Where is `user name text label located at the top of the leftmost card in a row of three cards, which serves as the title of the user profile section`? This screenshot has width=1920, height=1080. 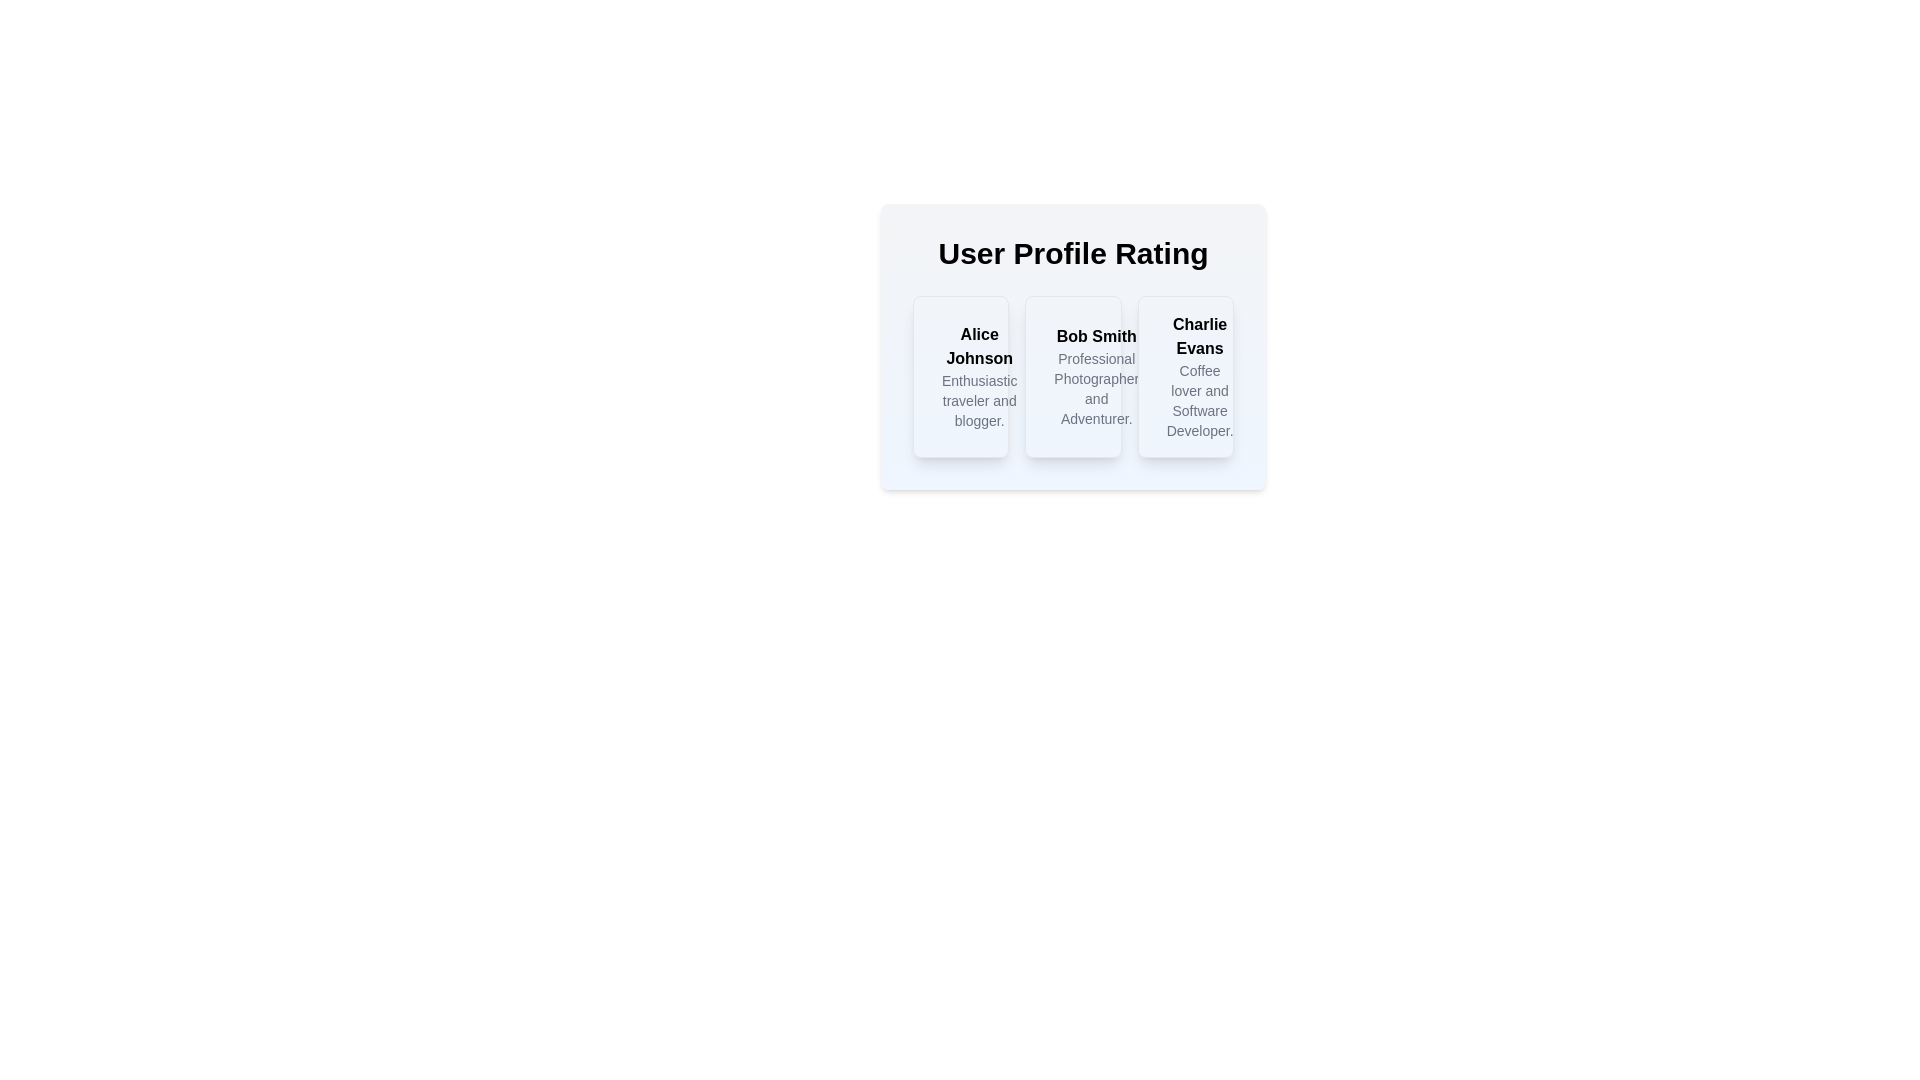
user name text label located at the top of the leftmost card in a row of three cards, which serves as the title of the user profile section is located at coordinates (979, 346).